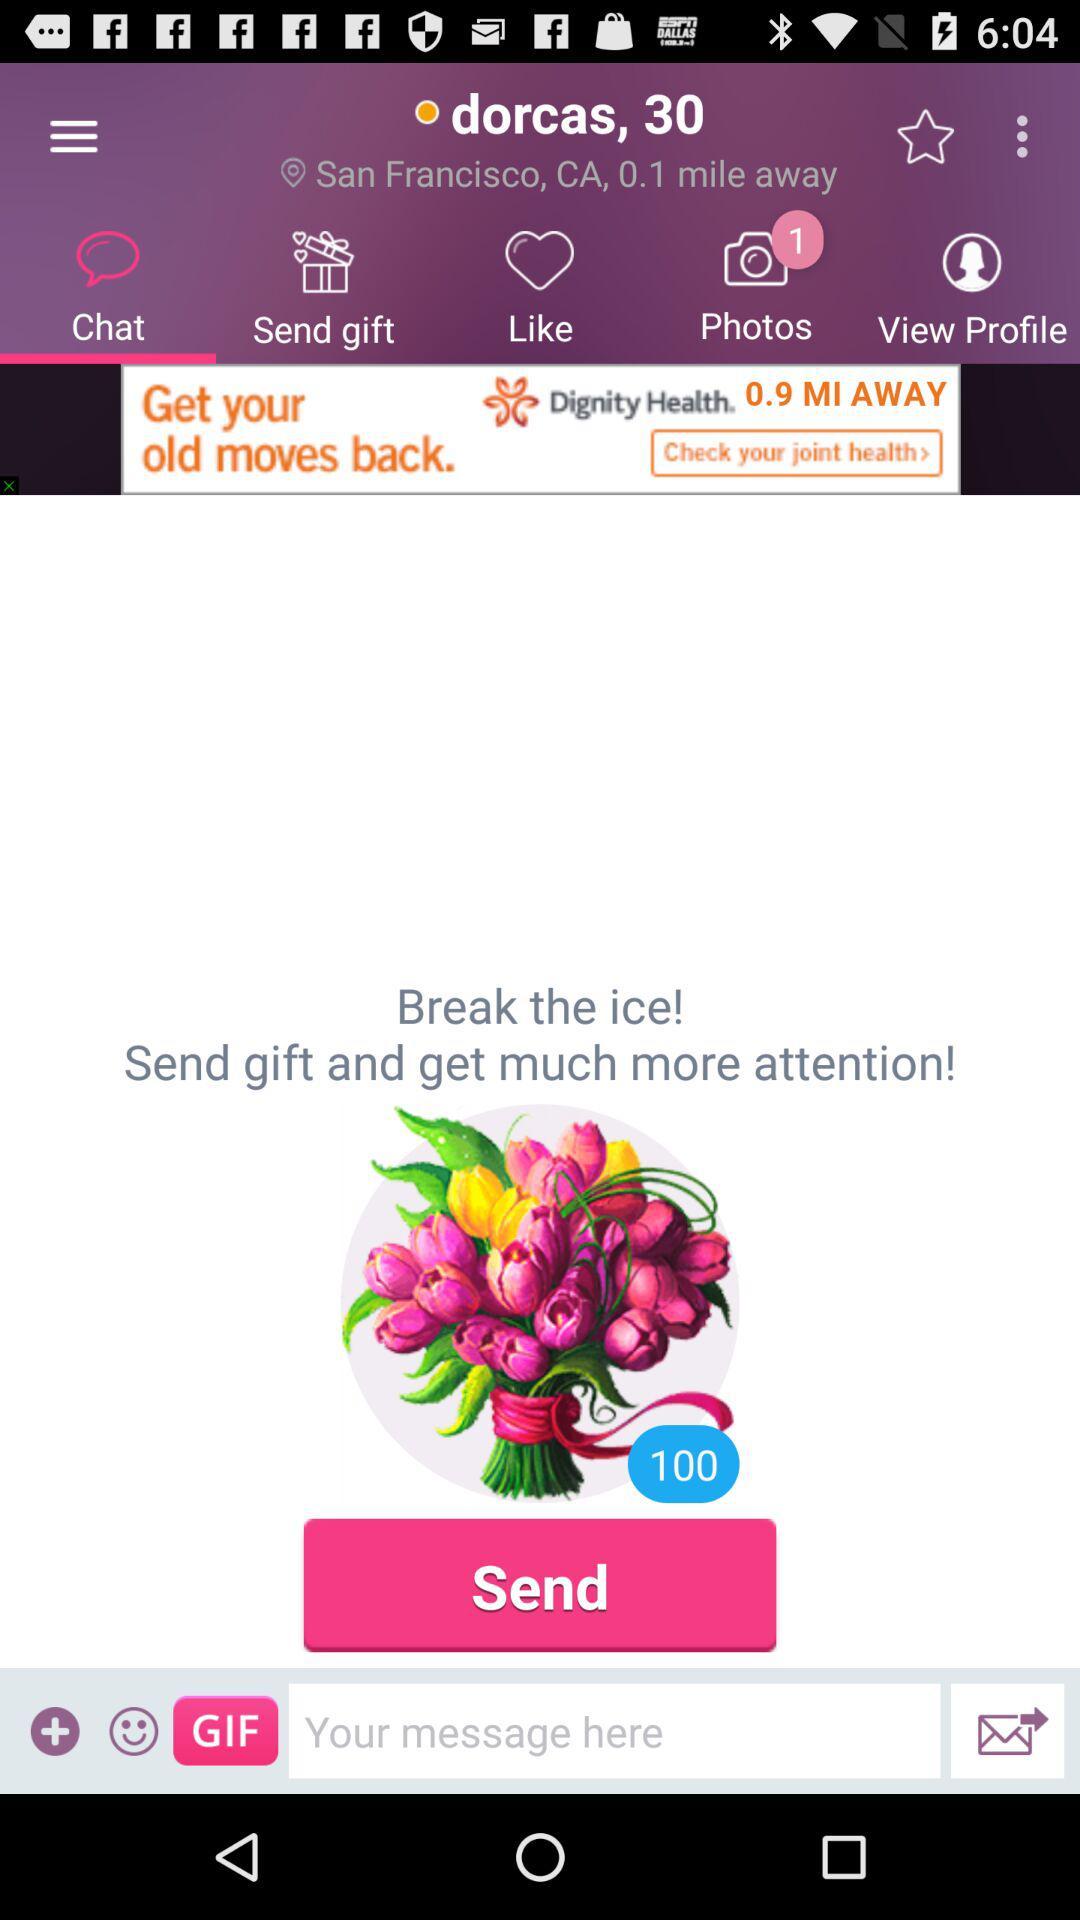 The width and height of the screenshot is (1080, 1920). I want to click on the item next to send gift icon, so click(108, 285).